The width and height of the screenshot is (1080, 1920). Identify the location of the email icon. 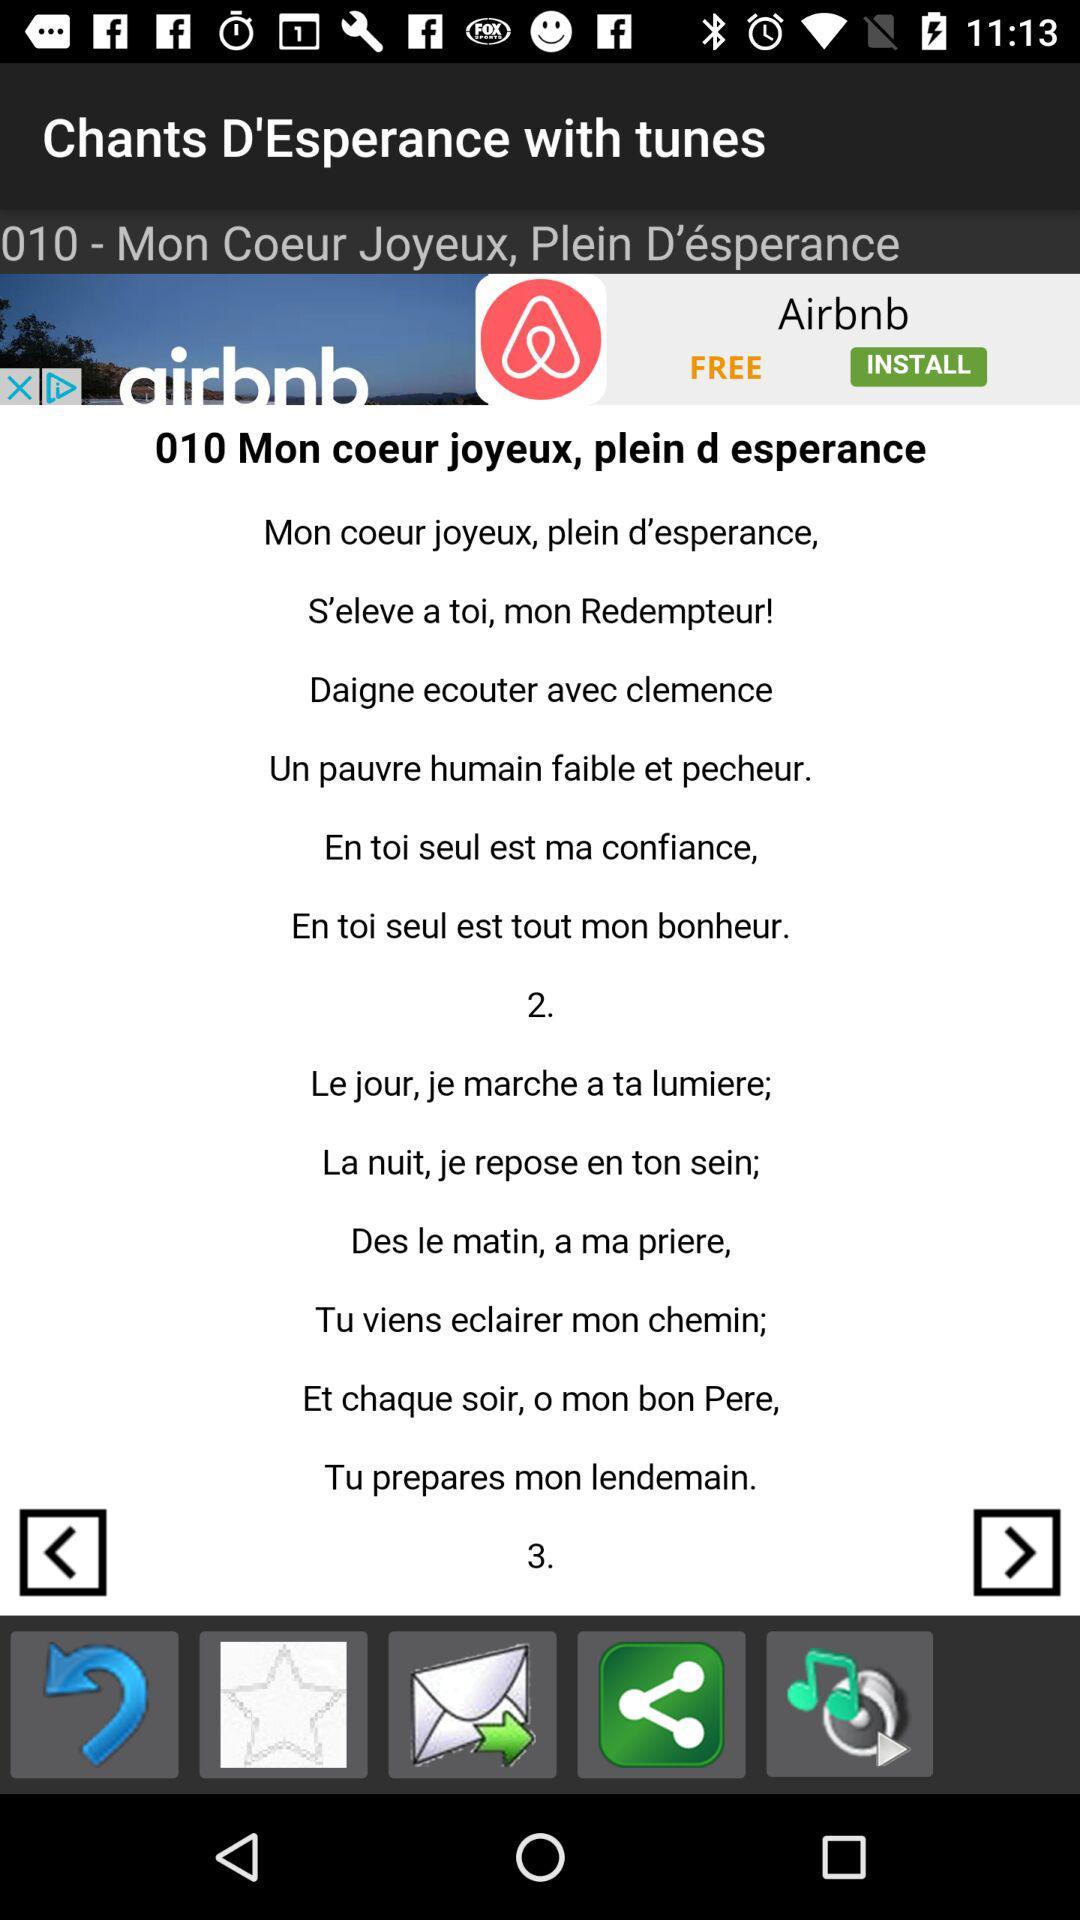
(472, 1703).